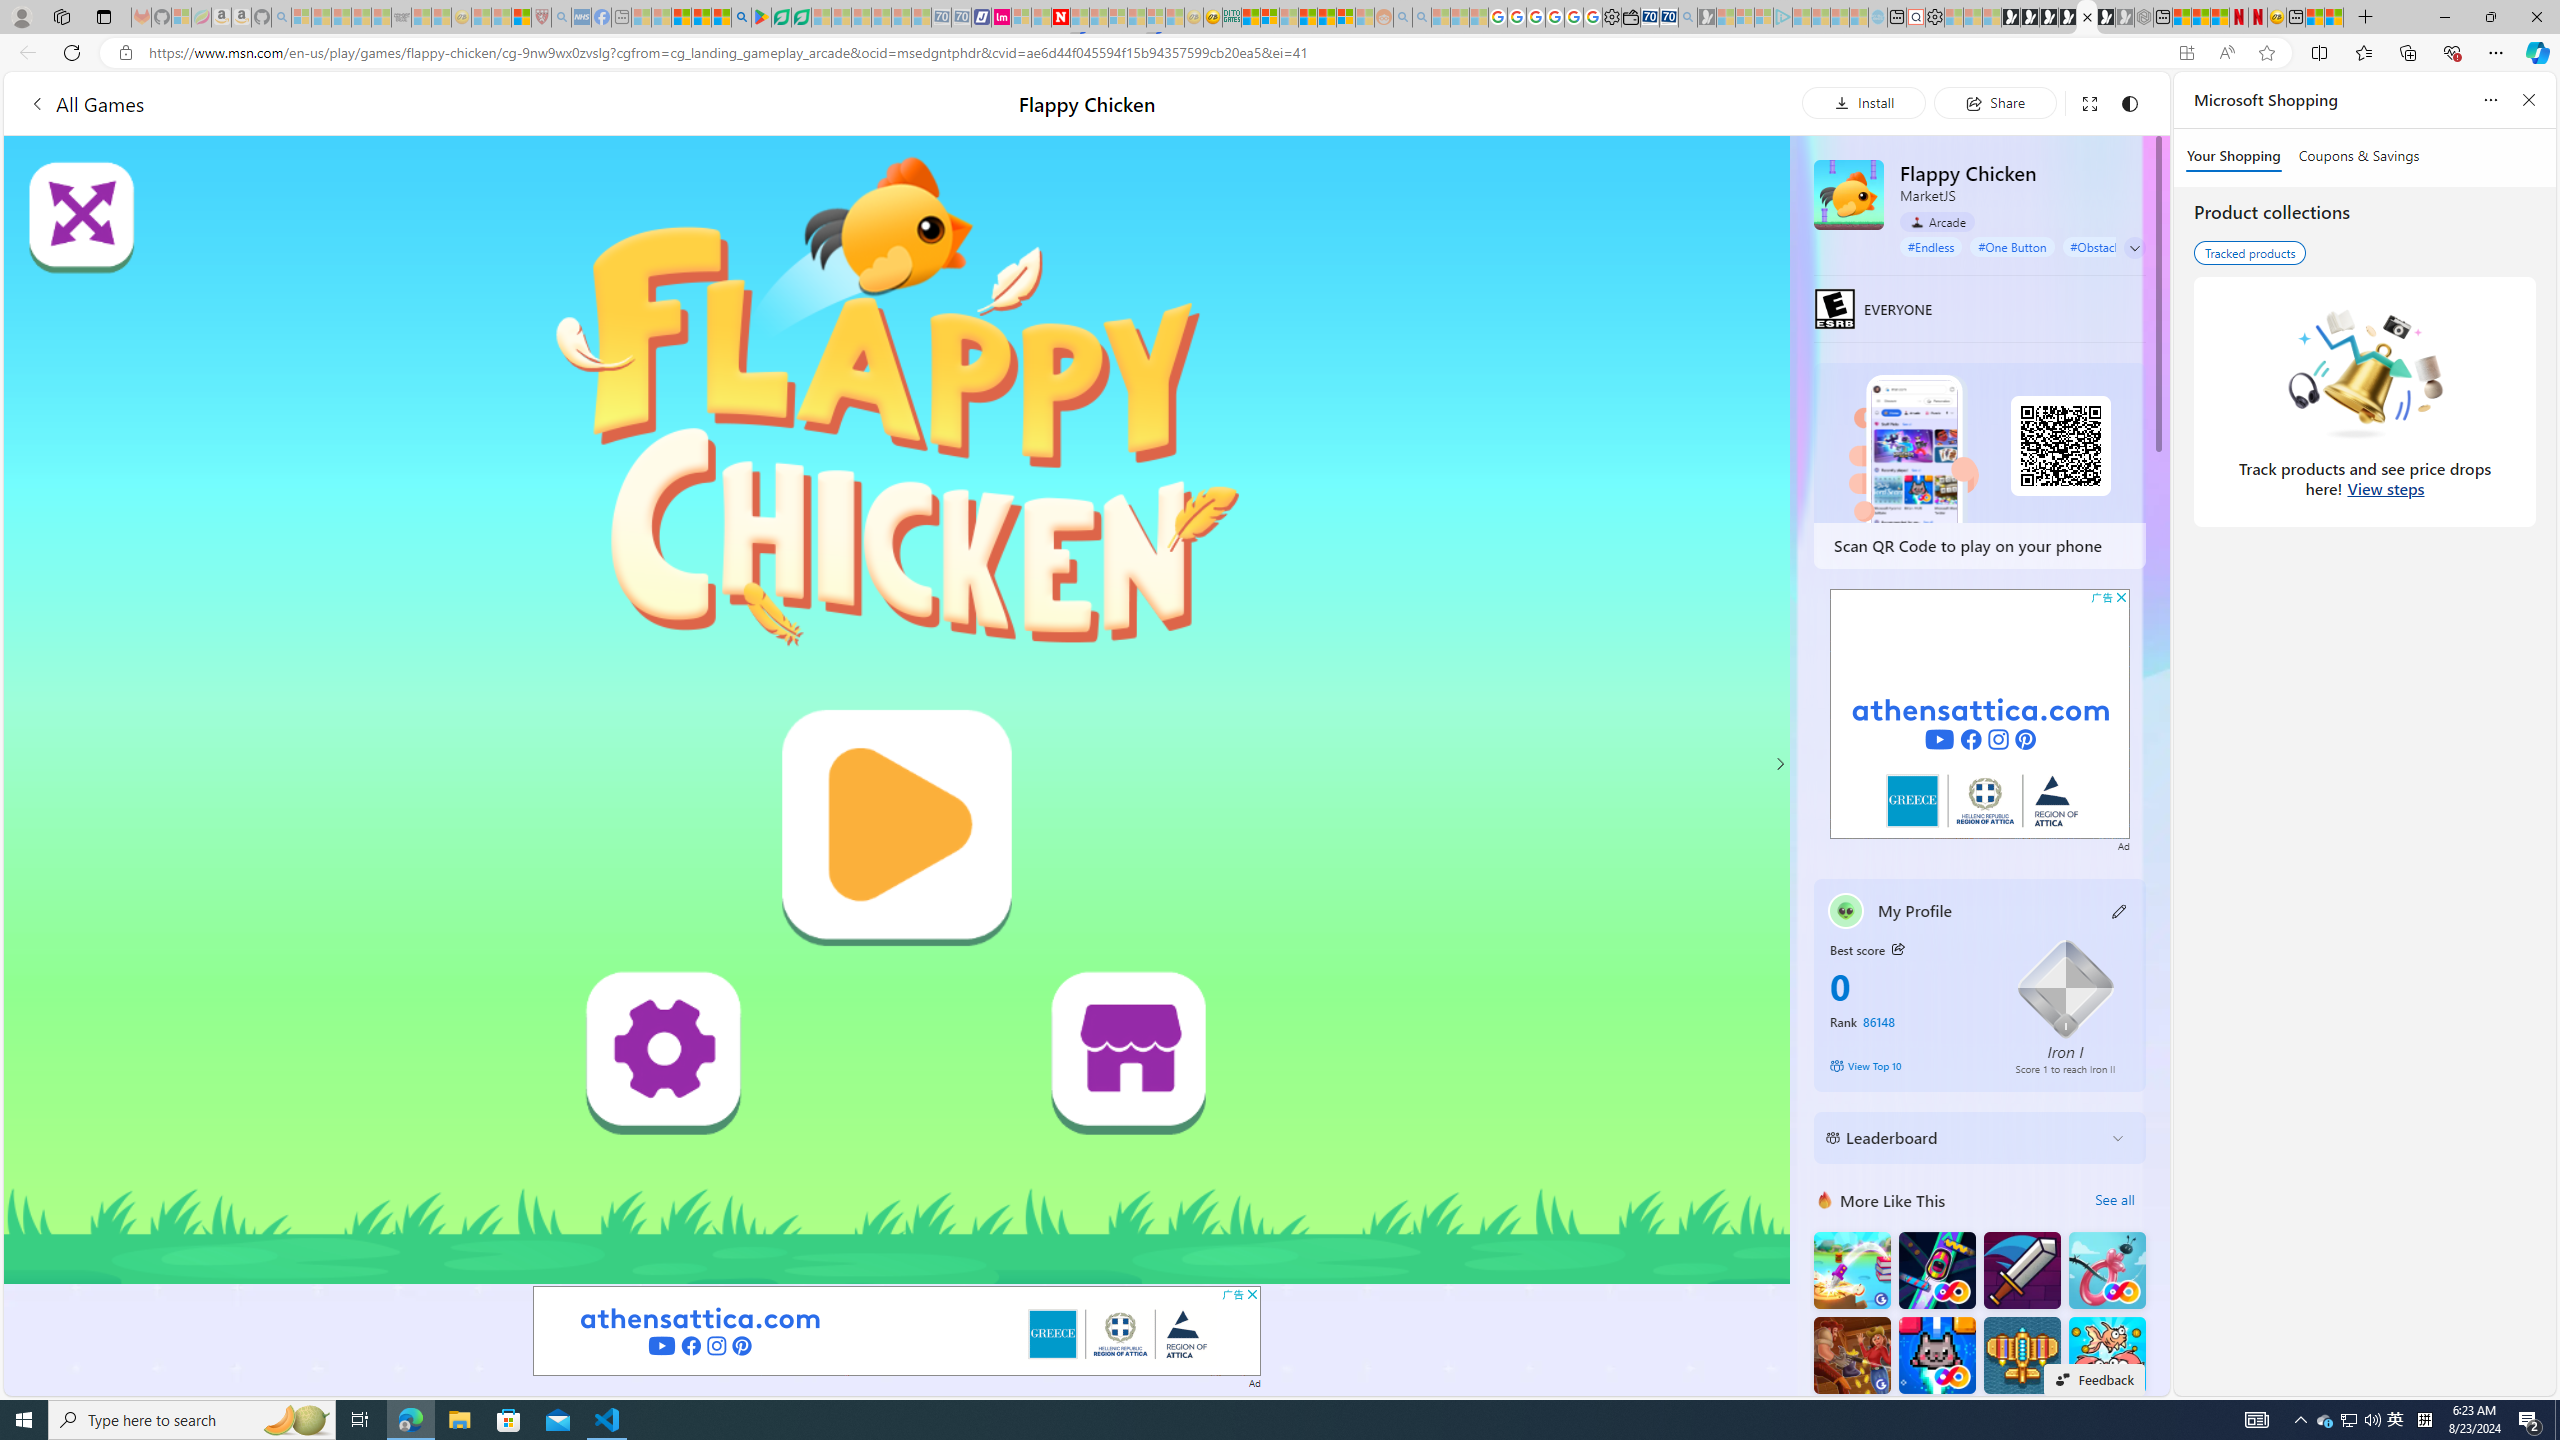  What do you see at coordinates (1962, 1137) in the screenshot?
I see `'Leaderboard'` at bounding box center [1962, 1137].